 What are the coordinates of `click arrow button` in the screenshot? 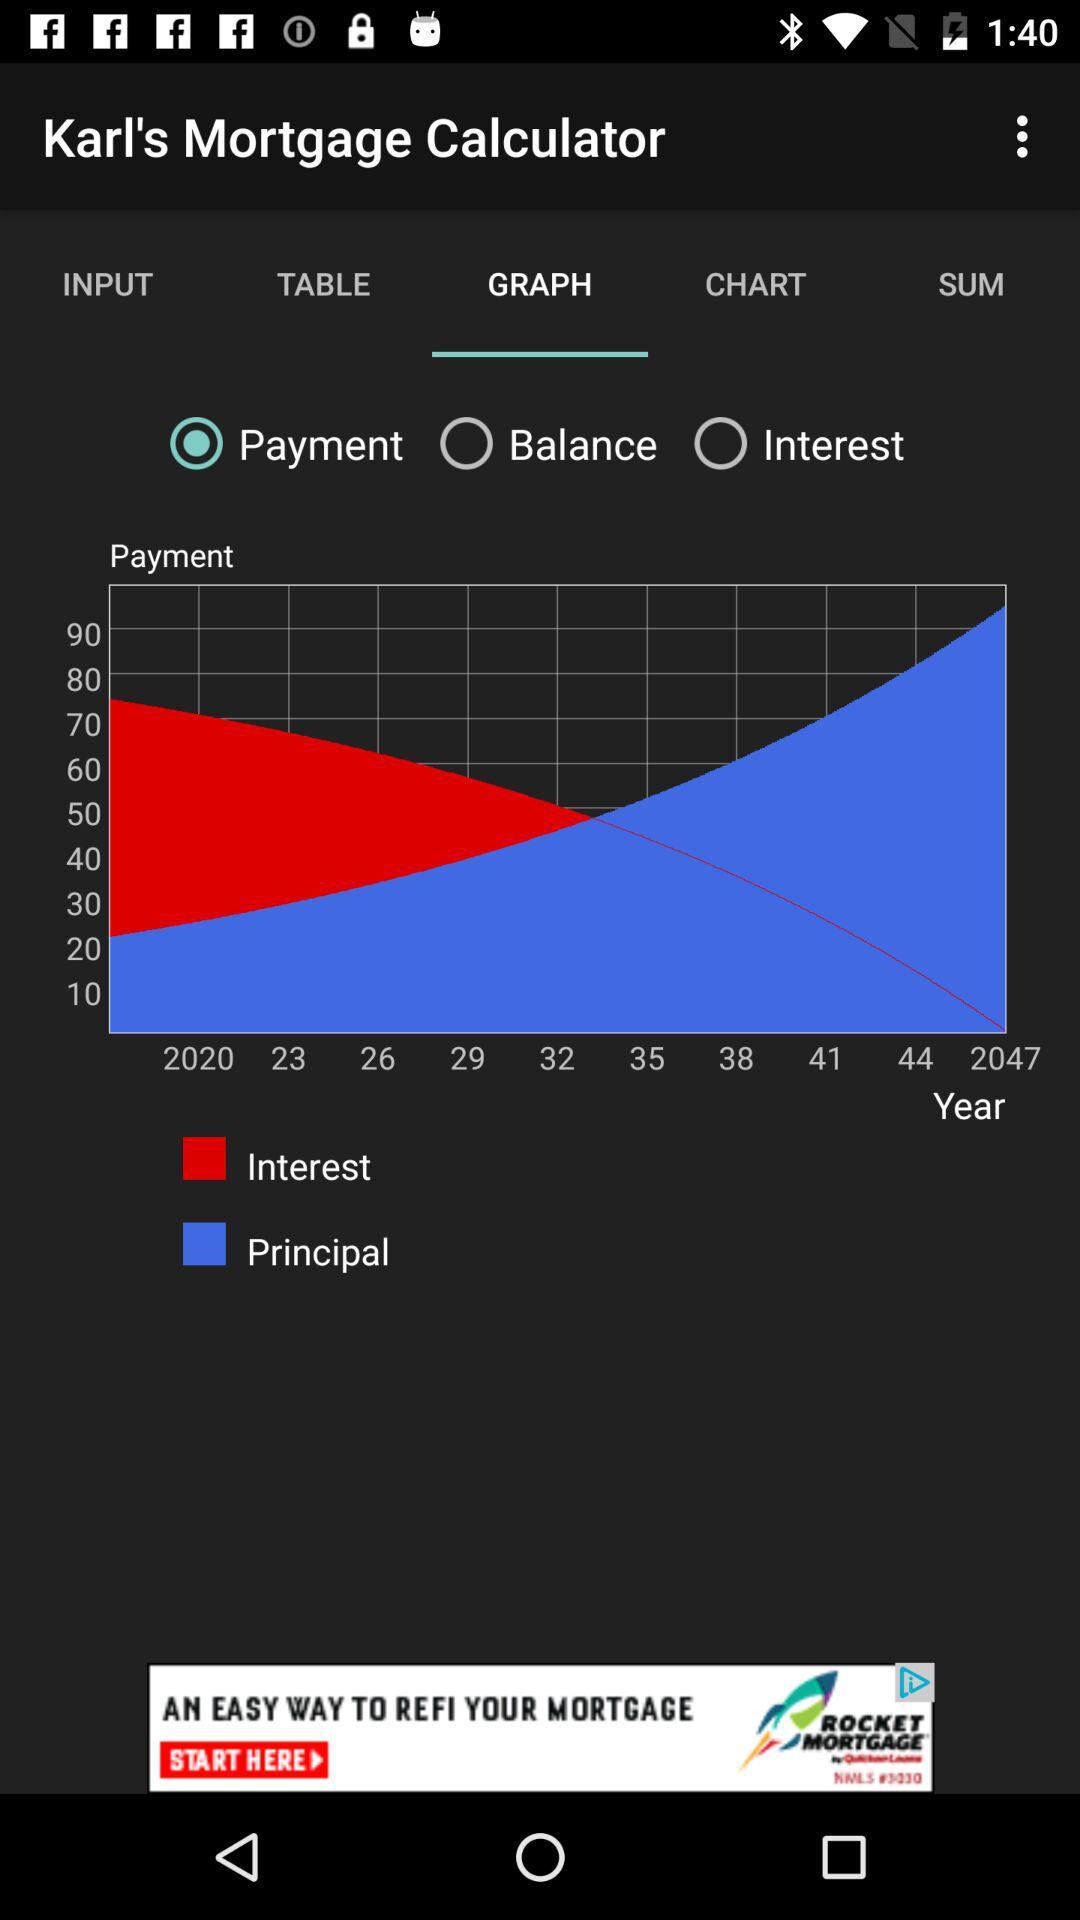 It's located at (540, 1727).